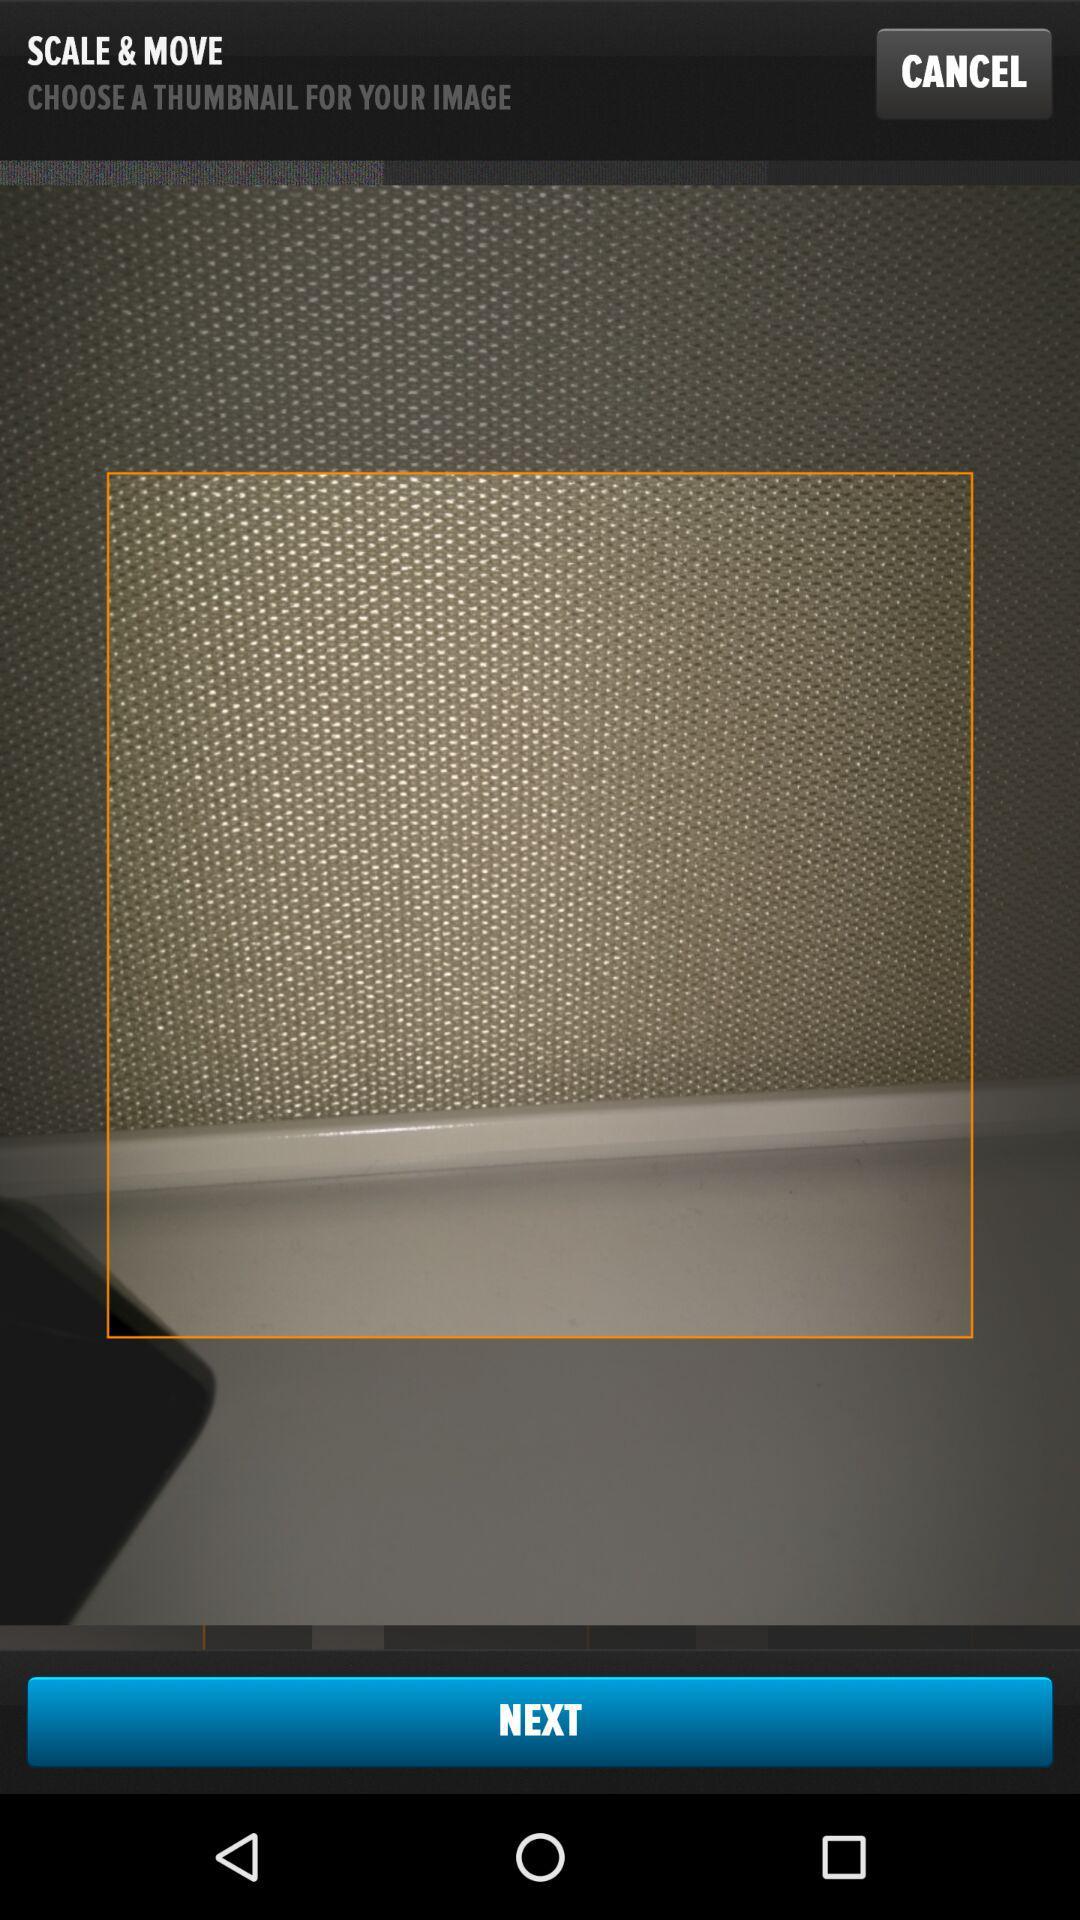  I want to click on the cancel at the top right corner, so click(963, 73).